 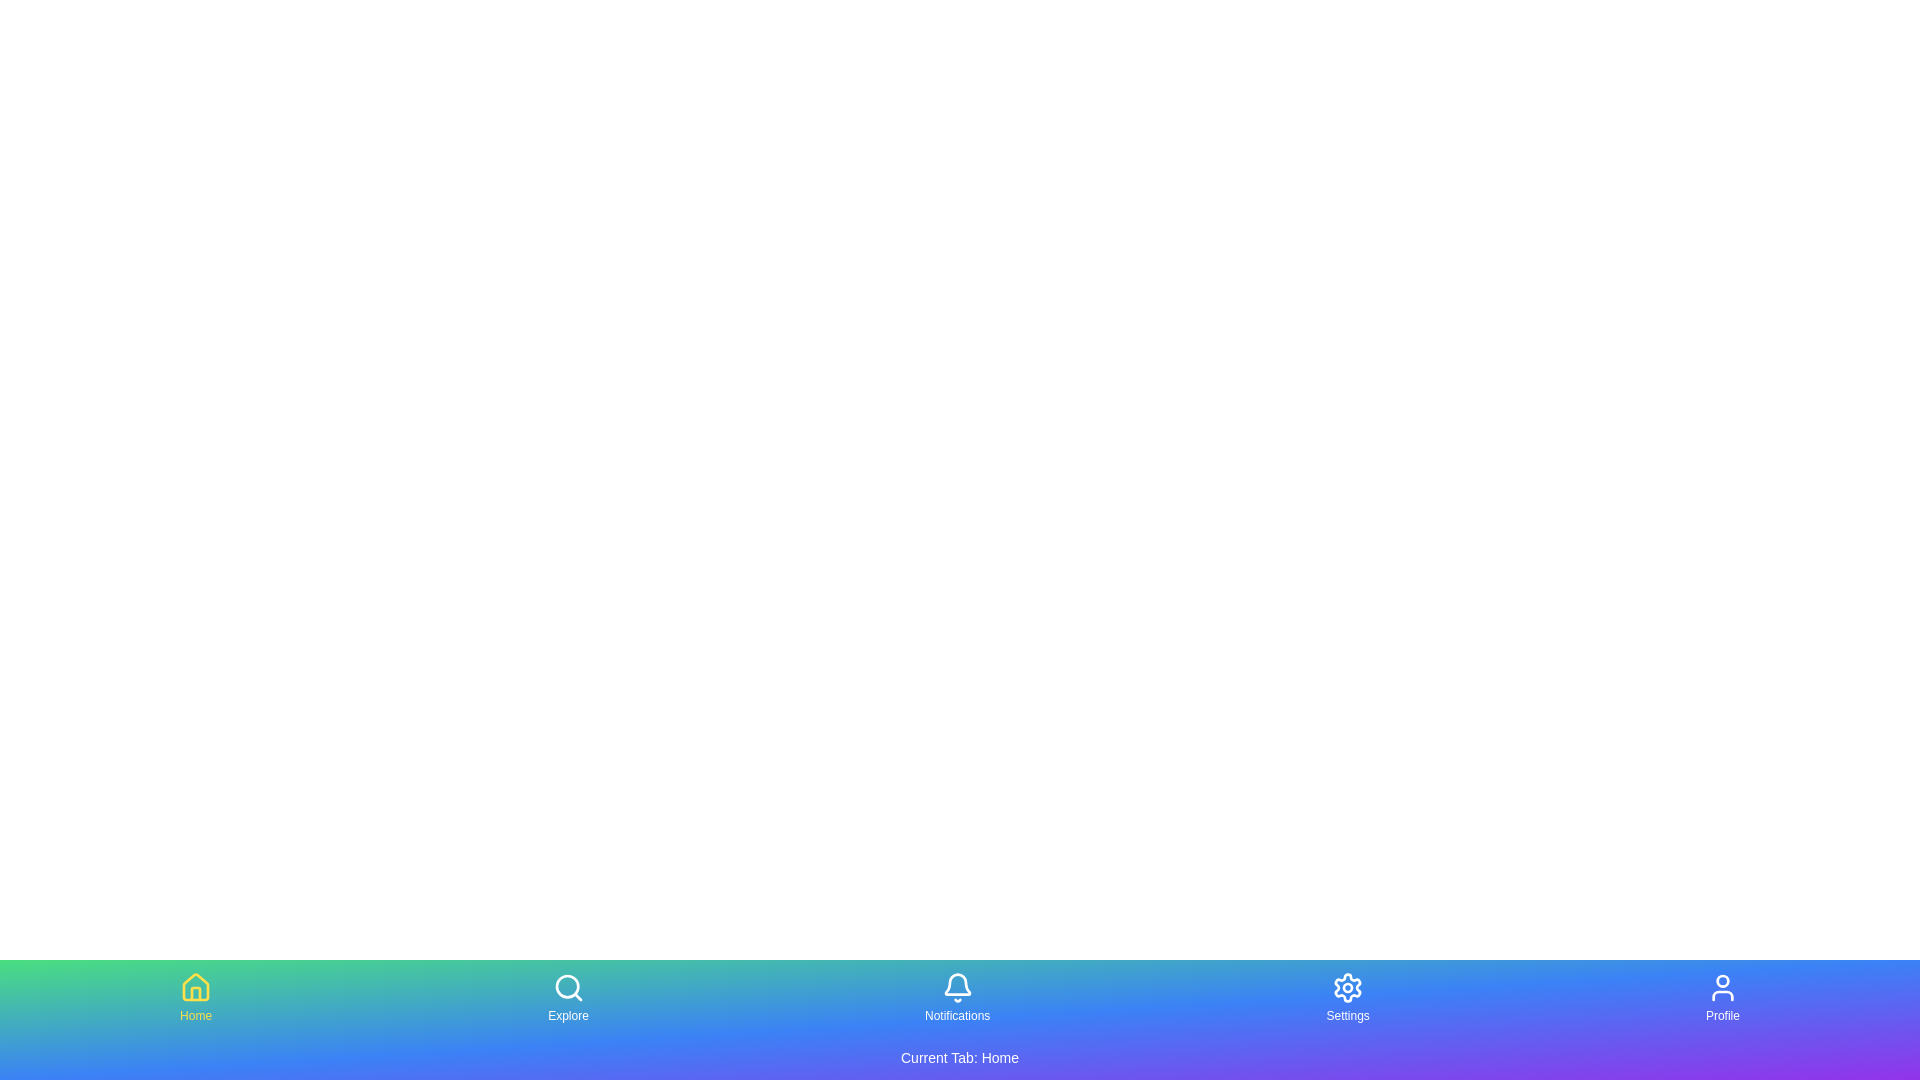 I want to click on the tab labeled Home to select it, so click(x=196, y=998).